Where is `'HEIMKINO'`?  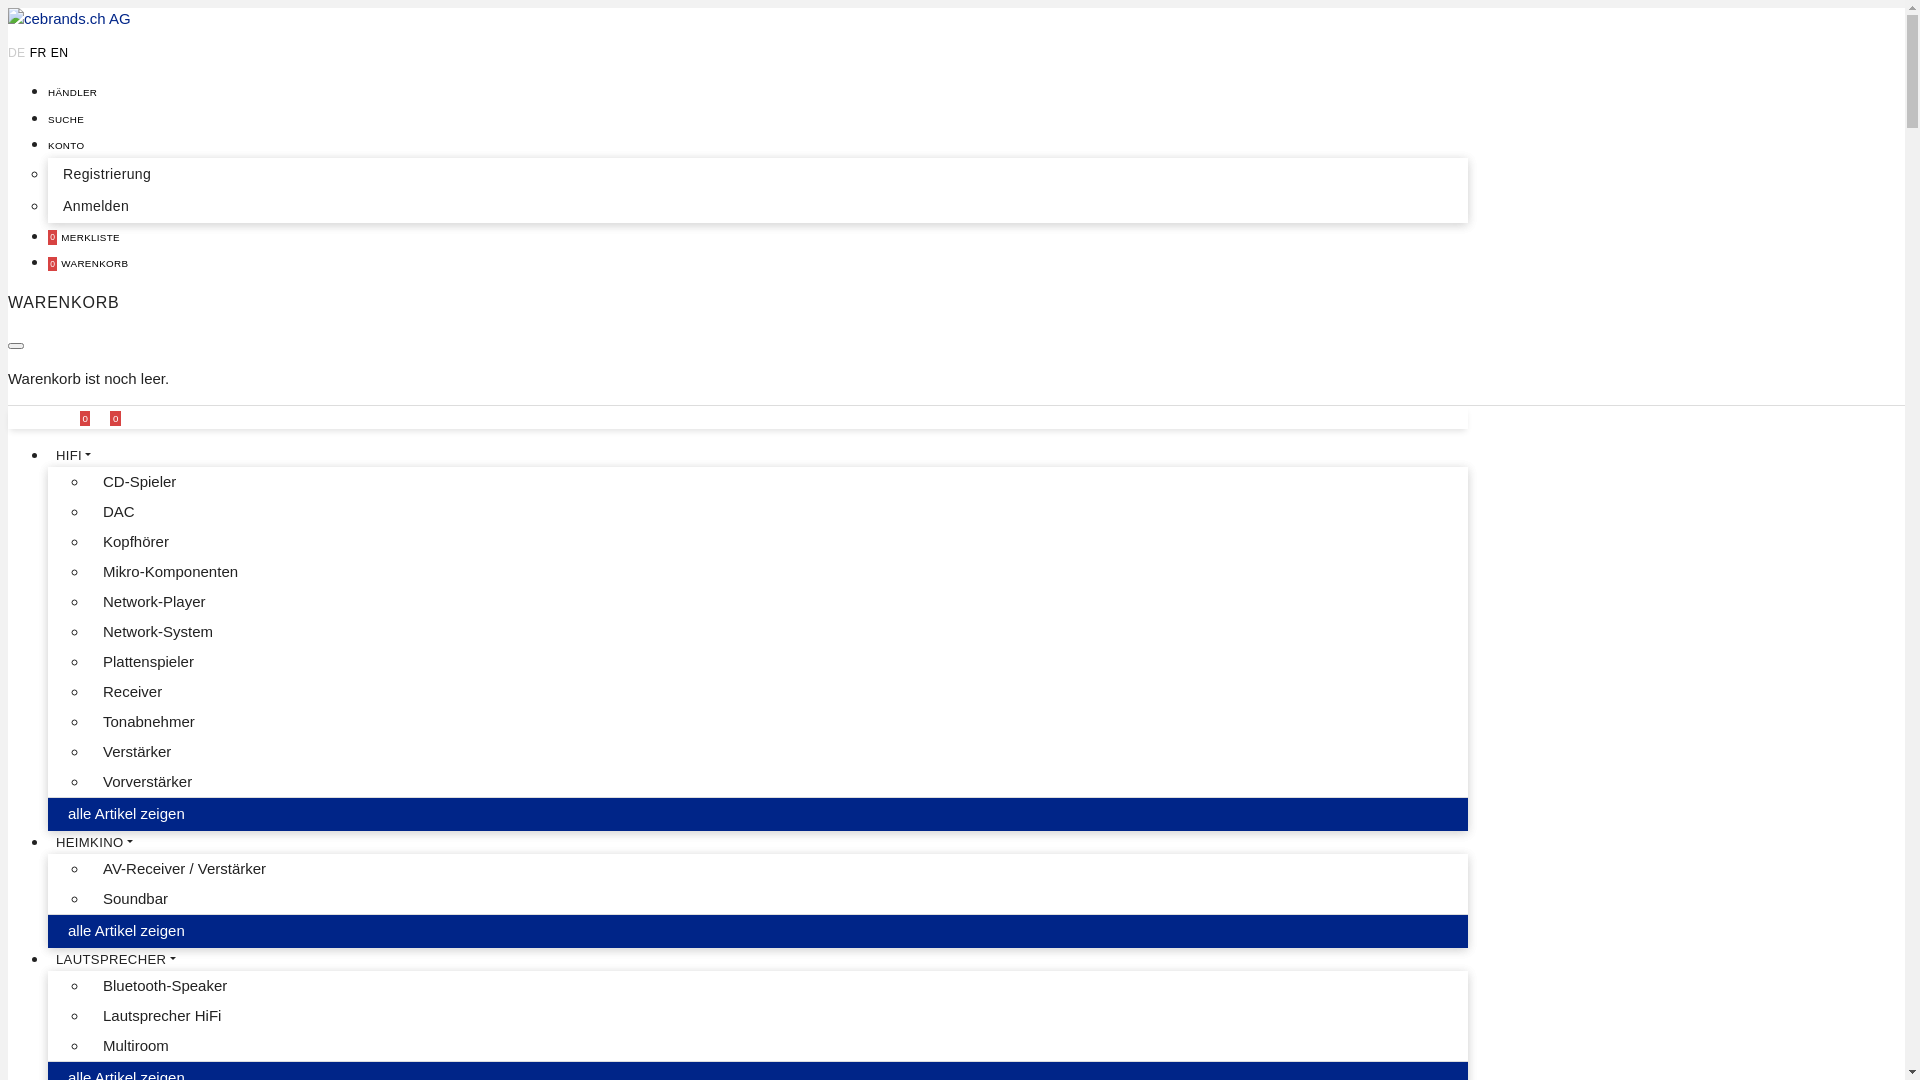
'HEIMKINO' is located at coordinates (93, 841).